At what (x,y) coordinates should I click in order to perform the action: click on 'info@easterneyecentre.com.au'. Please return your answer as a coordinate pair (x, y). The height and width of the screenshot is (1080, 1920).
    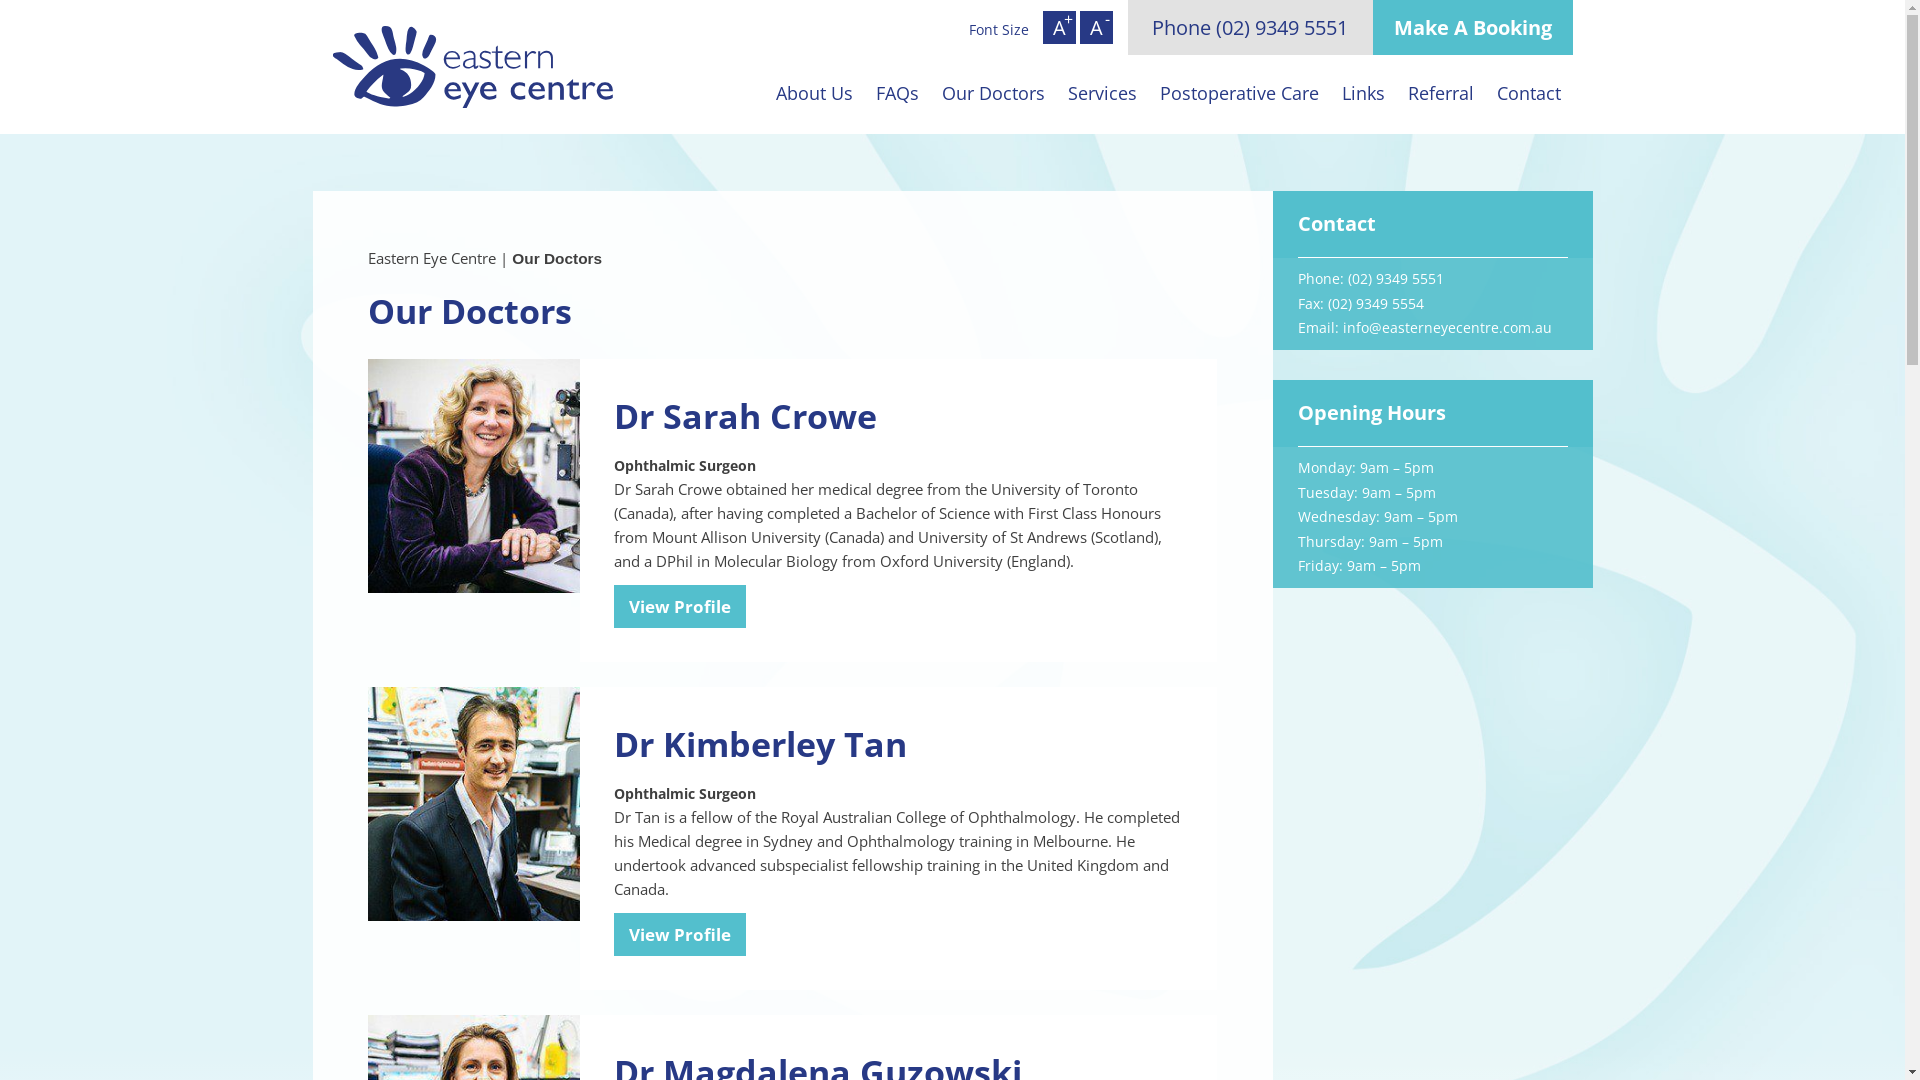
    Looking at the image, I should click on (1446, 326).